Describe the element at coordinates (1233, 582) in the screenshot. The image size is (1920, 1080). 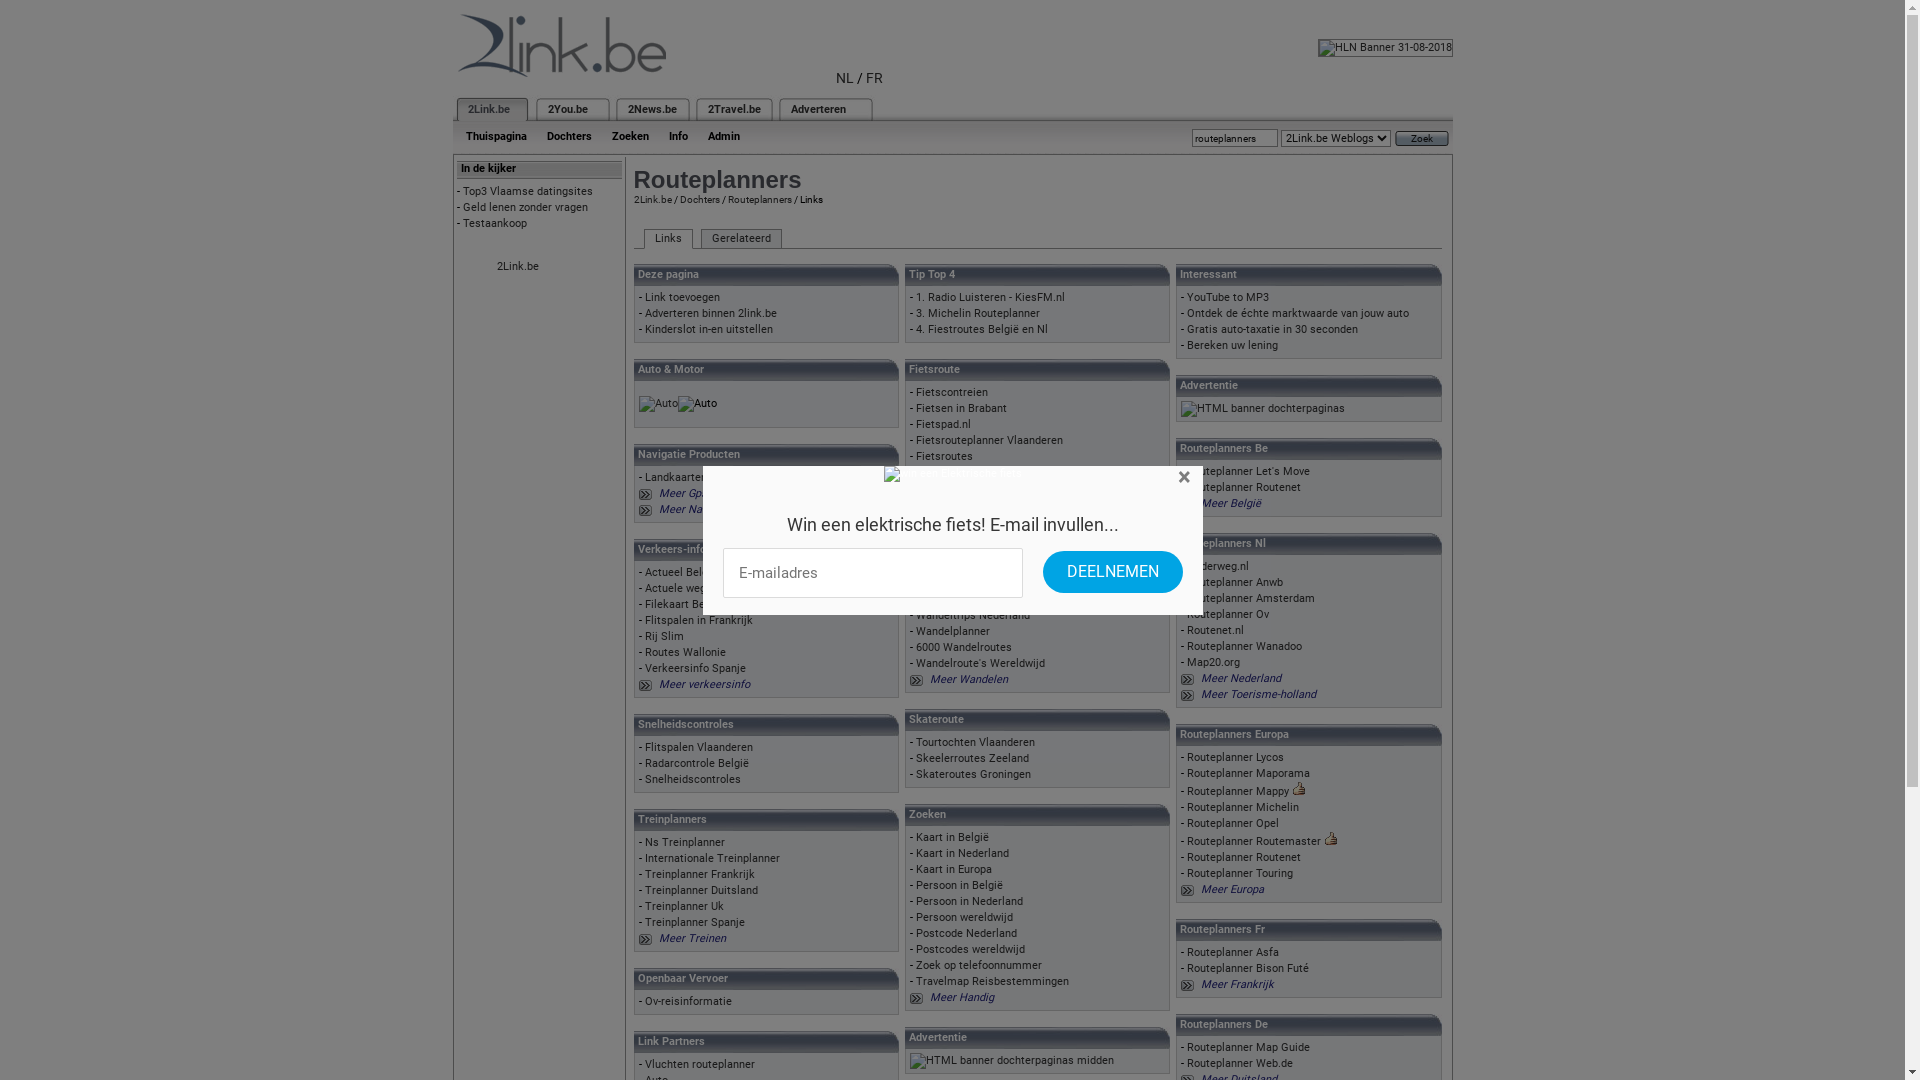
I see `'Routeplanner Anwb'` at that location.